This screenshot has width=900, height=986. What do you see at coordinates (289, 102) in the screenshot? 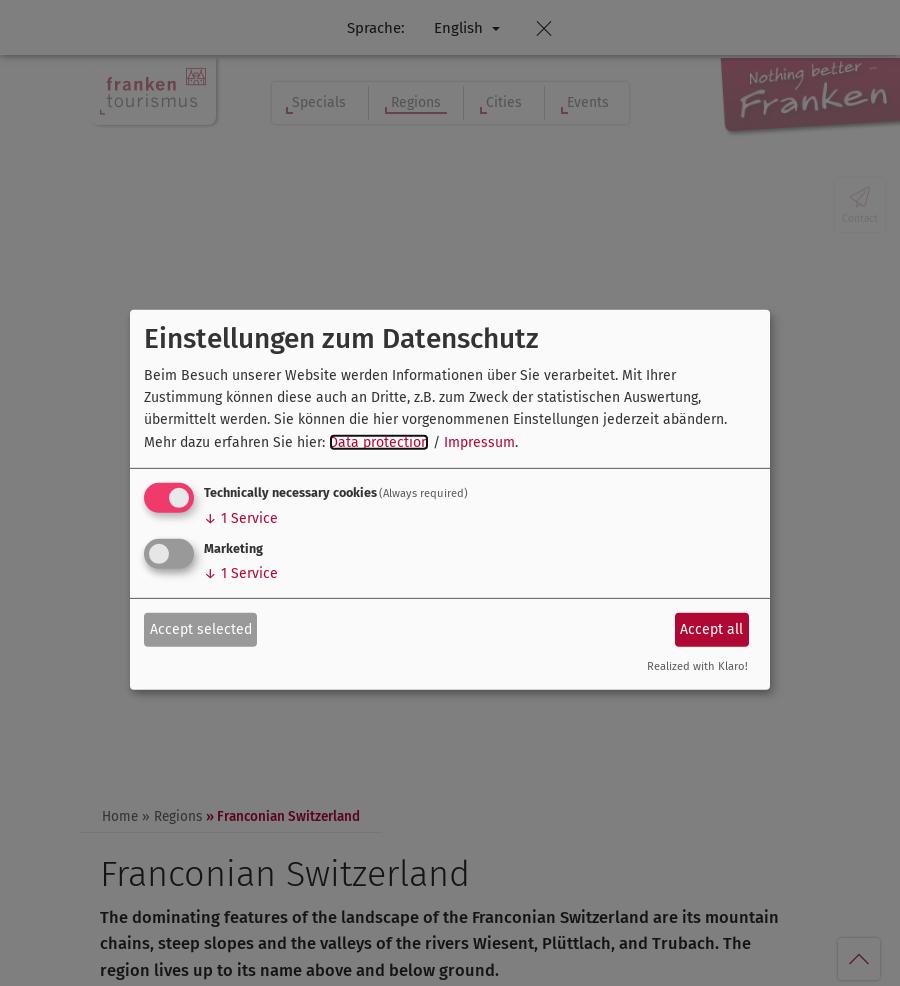
I see `'Specials'` at bounding box center [289, 102].